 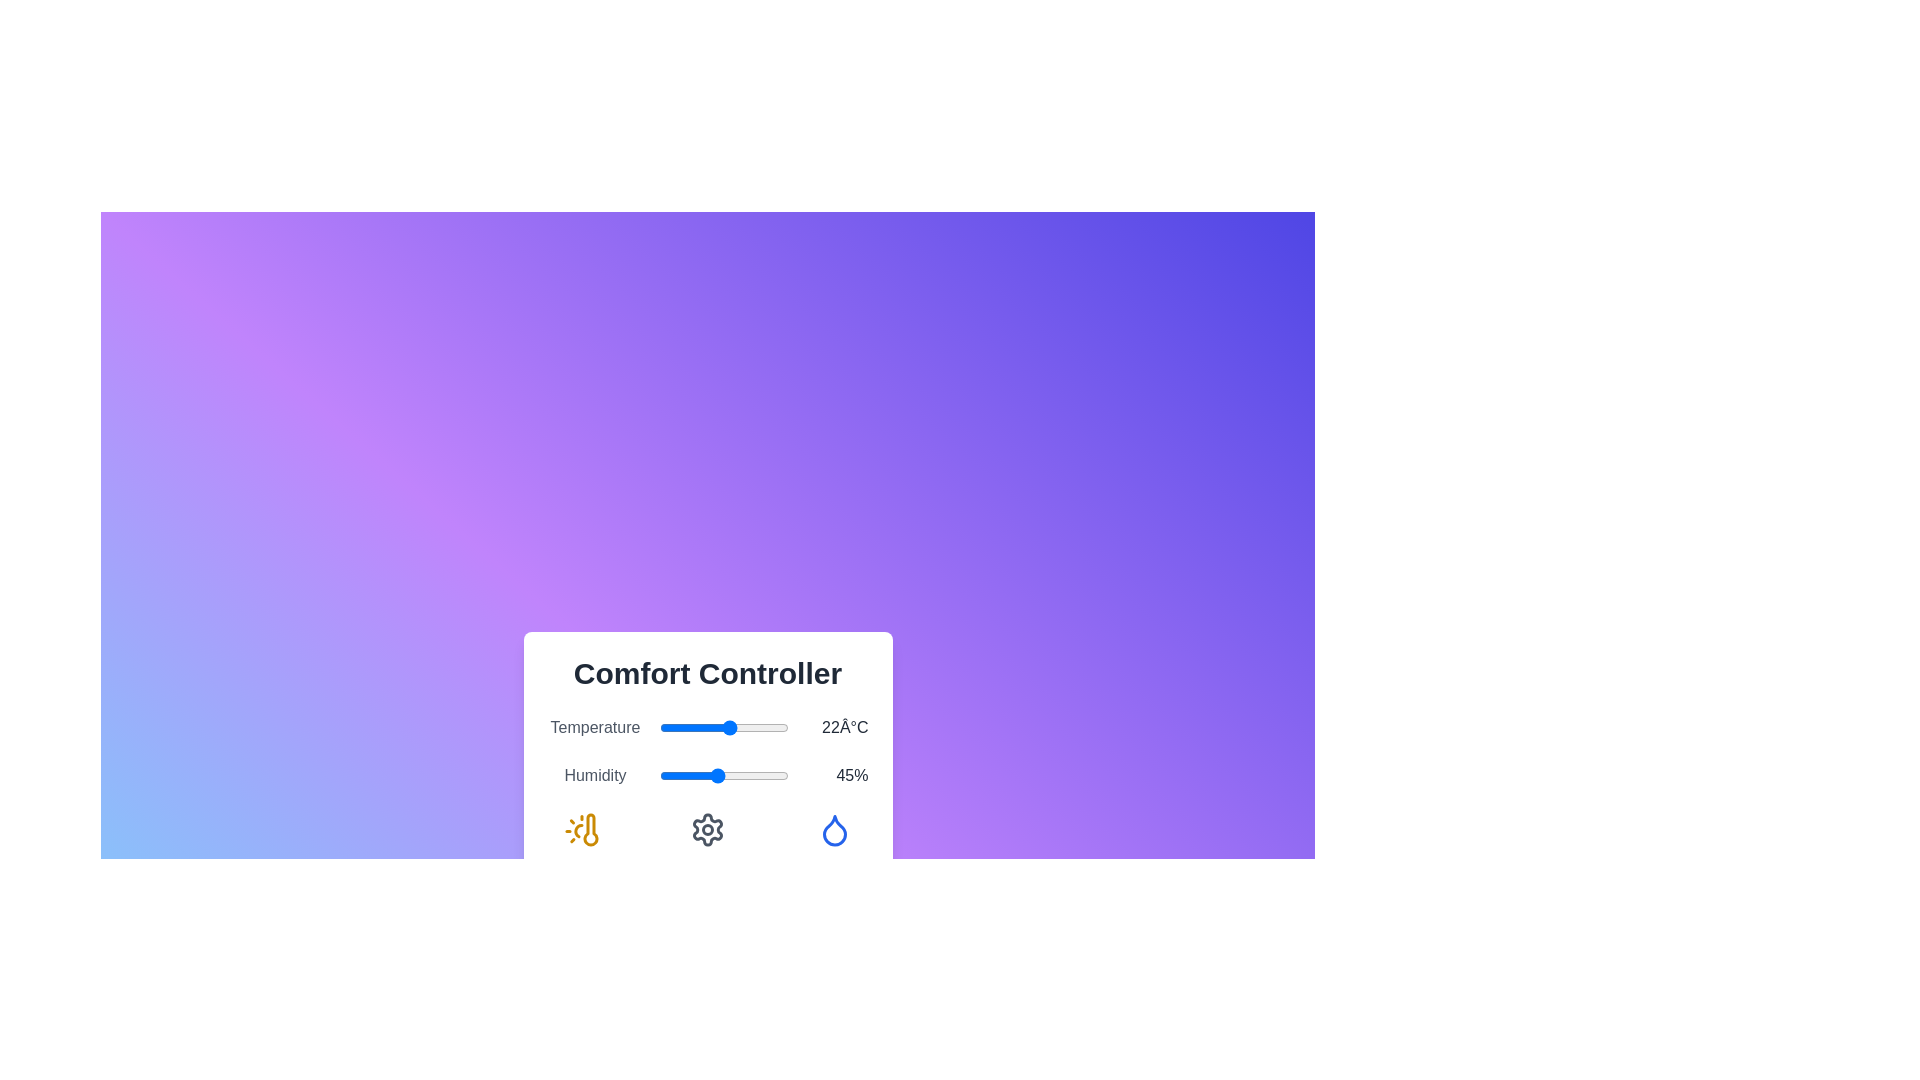 I want to click on the humidity slider to set the value to 95, so click(x=781, y=774).